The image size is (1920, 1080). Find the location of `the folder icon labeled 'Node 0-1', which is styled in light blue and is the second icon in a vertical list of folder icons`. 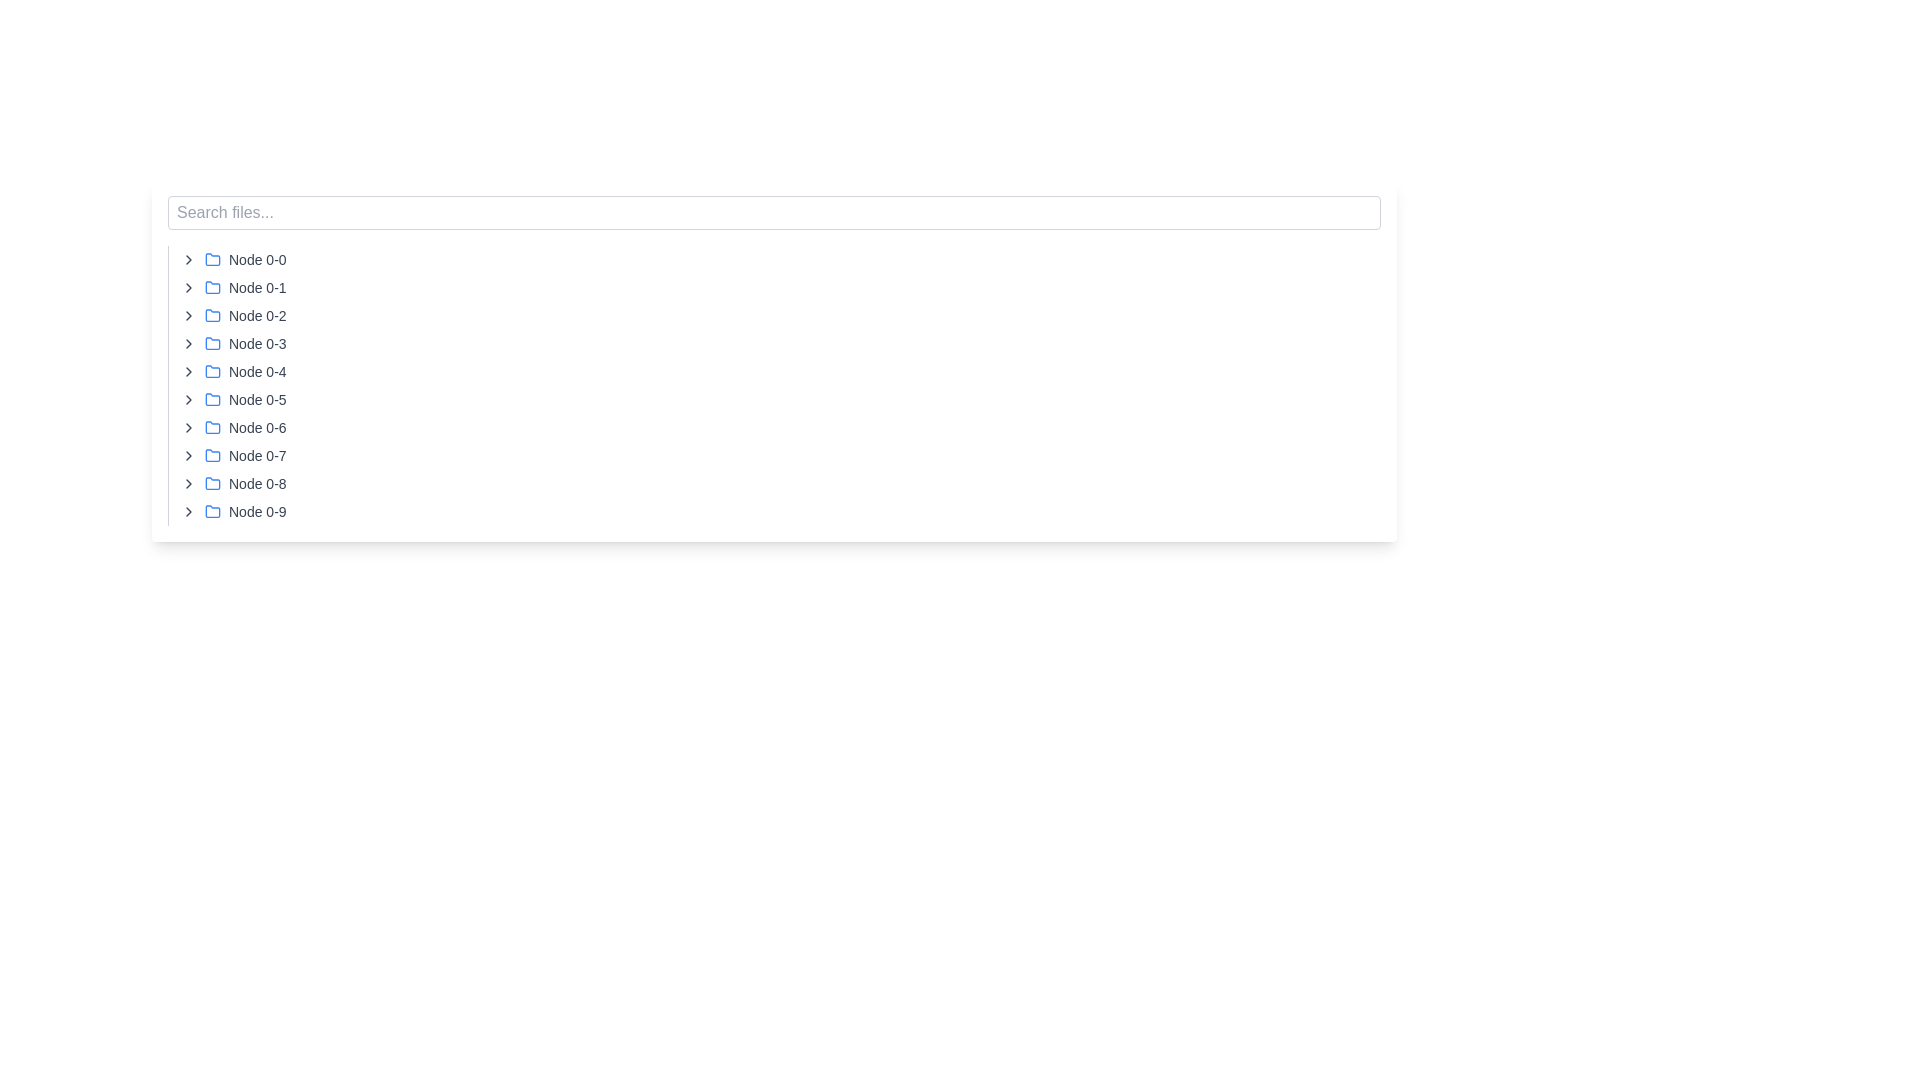

the folder icon labeled 'Node 0-1', which is styled in light blue and is the second icon in a vertical list of folder icons is located at coordinates (212, 286).